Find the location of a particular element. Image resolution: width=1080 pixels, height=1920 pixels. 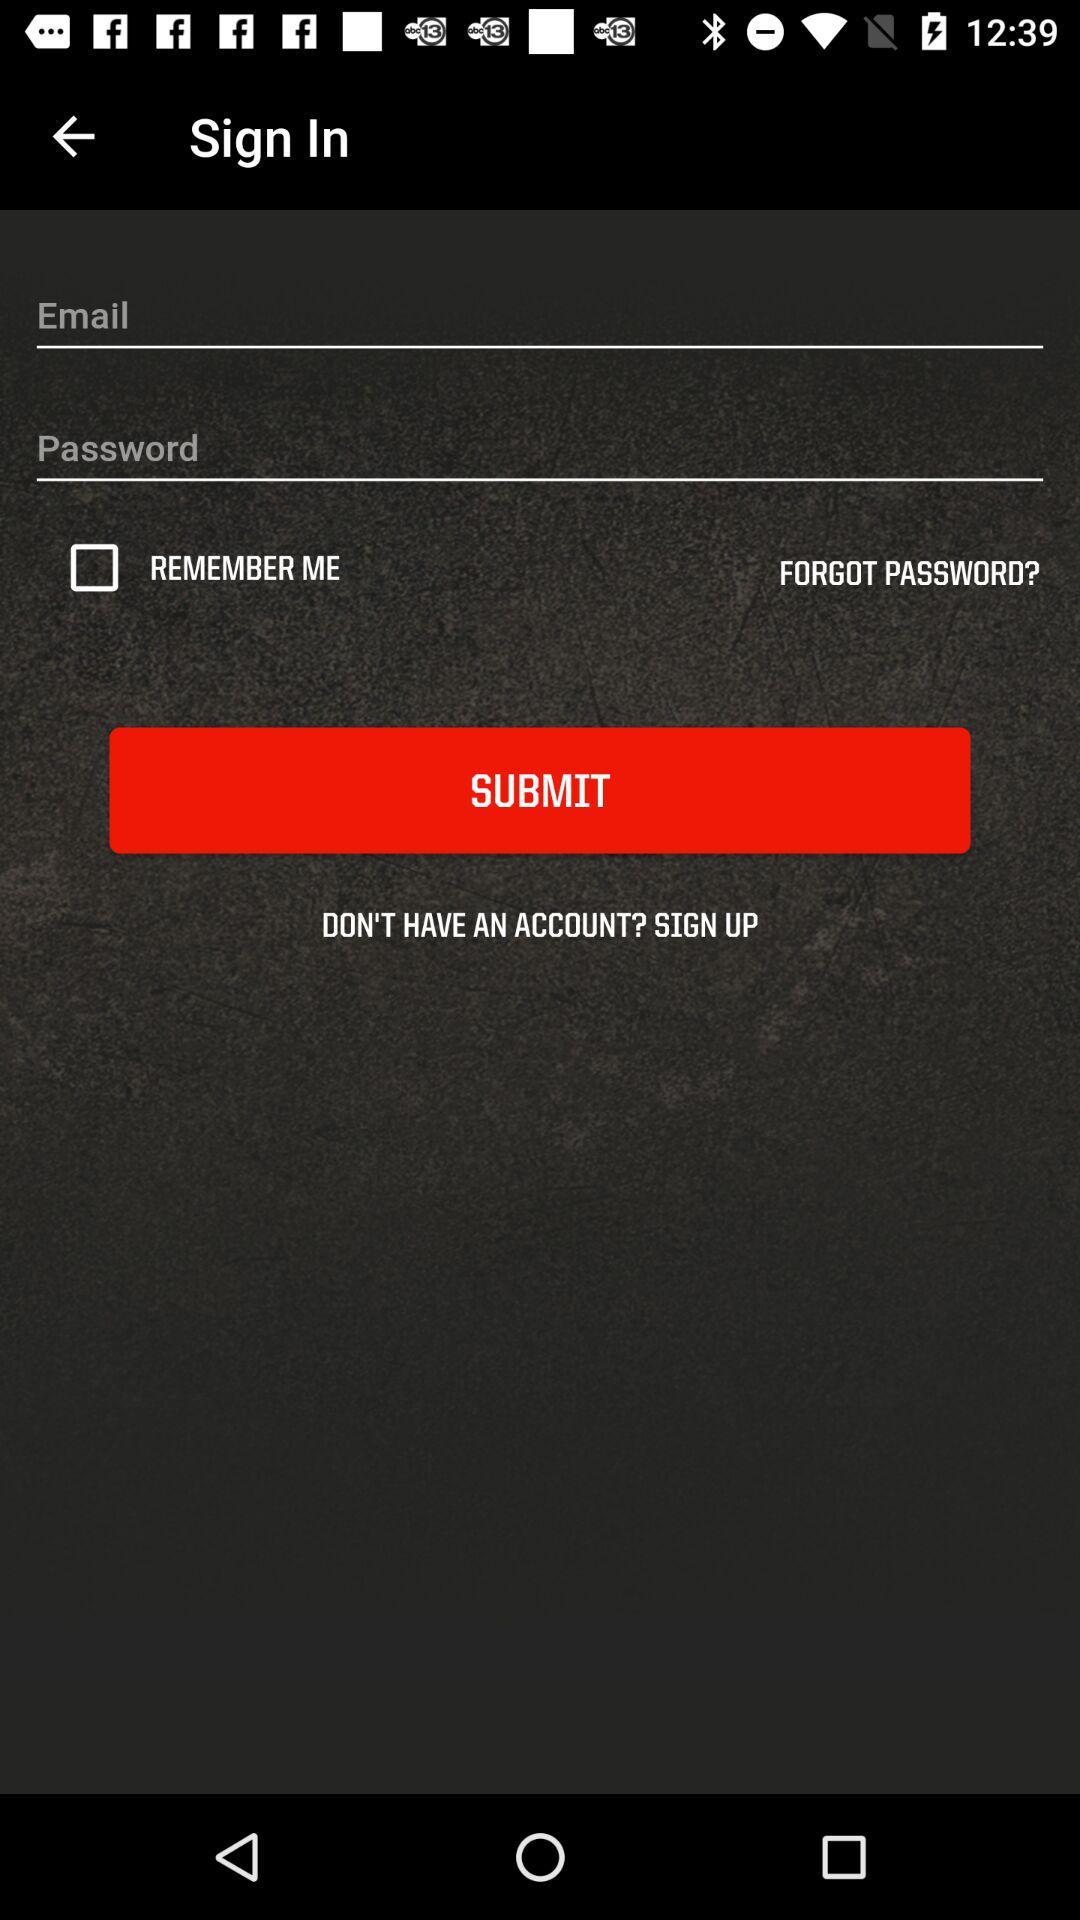

item at the top right corner is located at coordinates (909, 579).